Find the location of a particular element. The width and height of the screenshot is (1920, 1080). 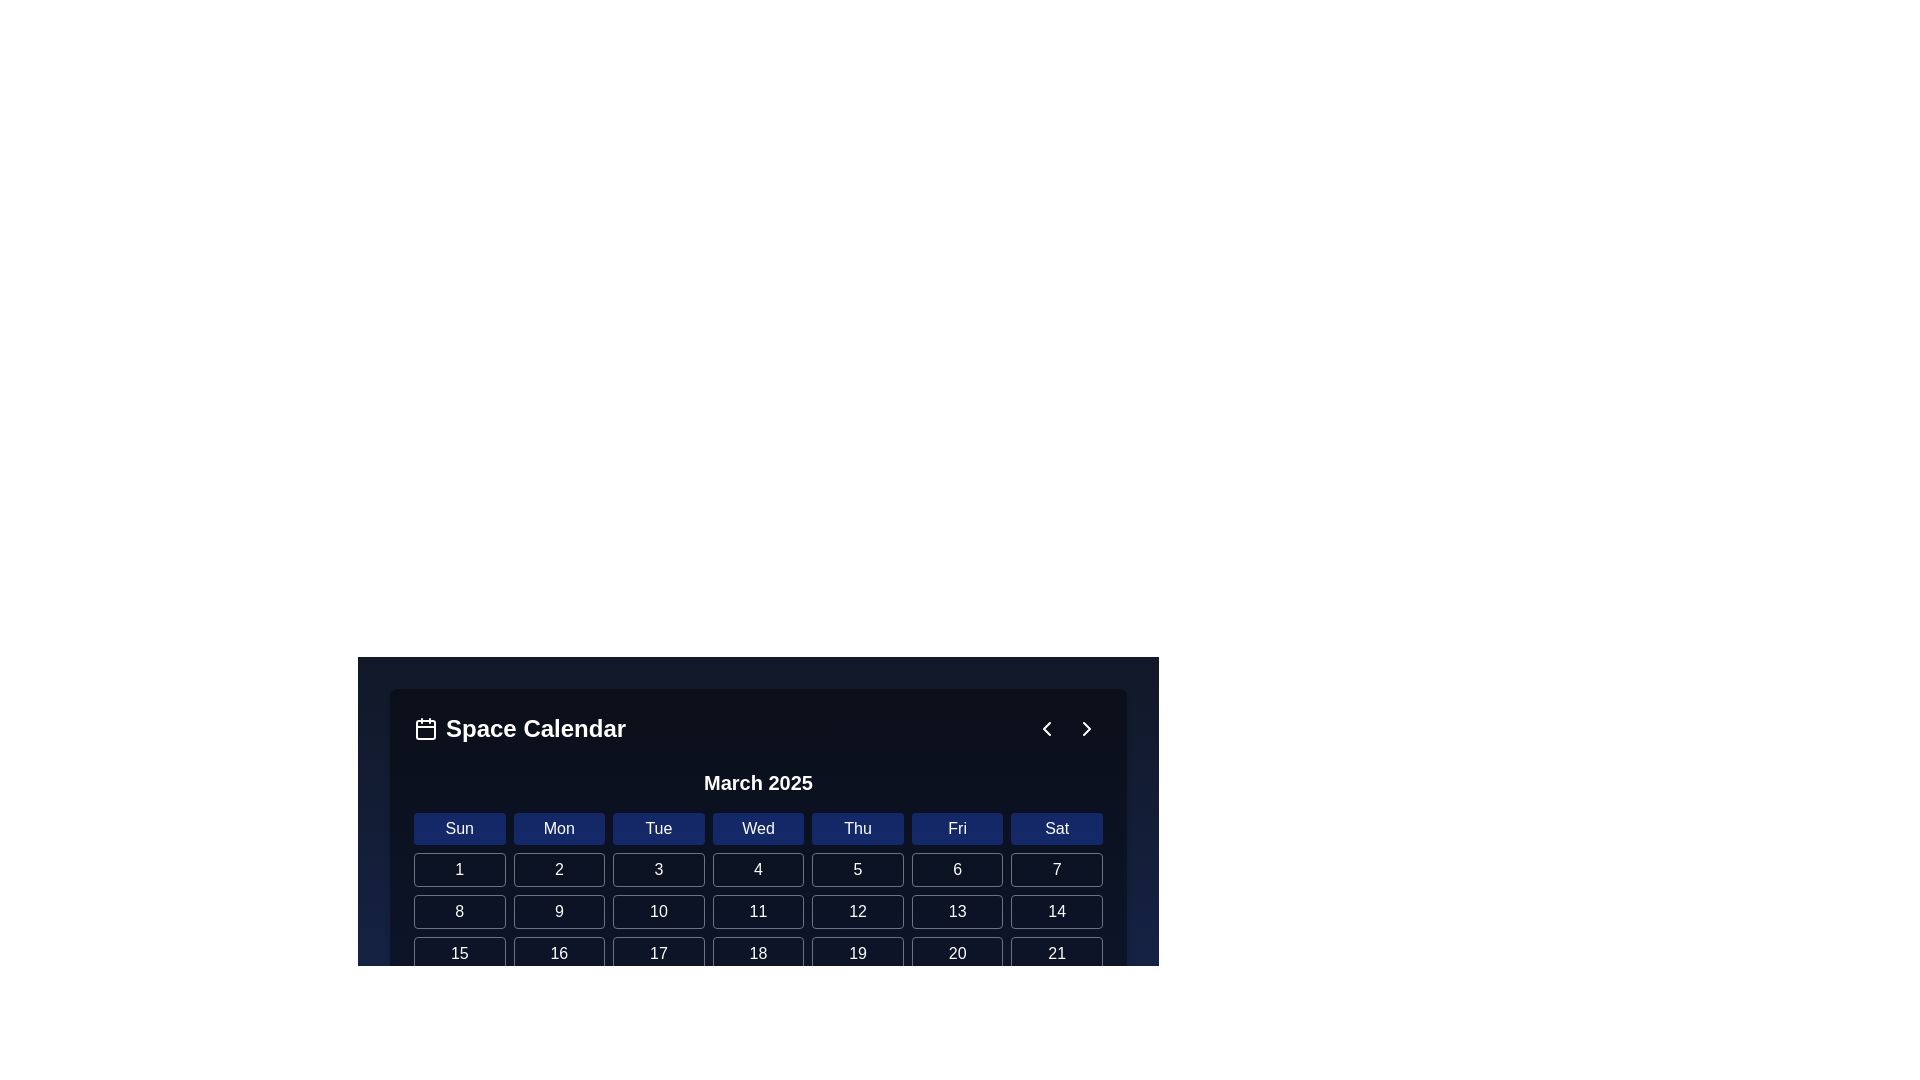

the transparent square button with a chevron-right icon located in the upper right section of the calendar interface is located at coordinates (1085, 729).